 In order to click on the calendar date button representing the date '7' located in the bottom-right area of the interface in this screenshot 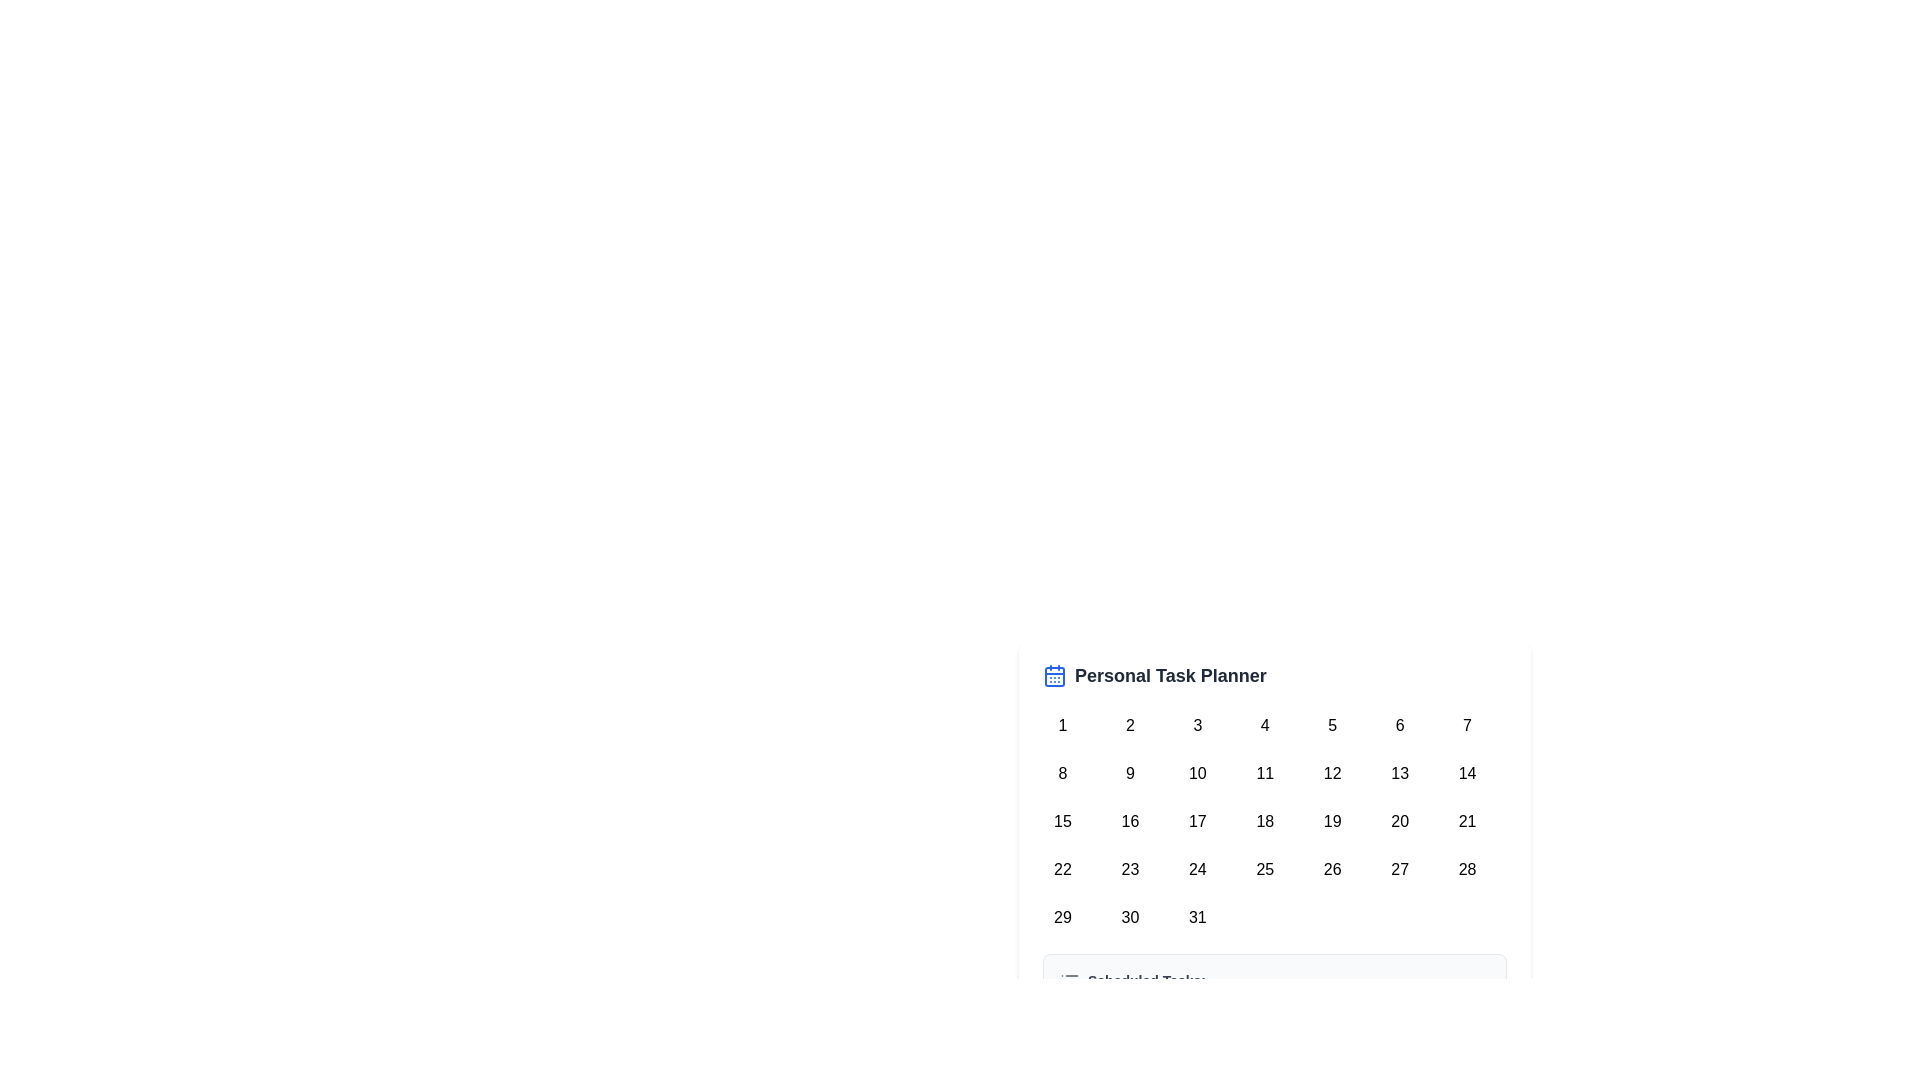, I will do `click(1467, 725)`.